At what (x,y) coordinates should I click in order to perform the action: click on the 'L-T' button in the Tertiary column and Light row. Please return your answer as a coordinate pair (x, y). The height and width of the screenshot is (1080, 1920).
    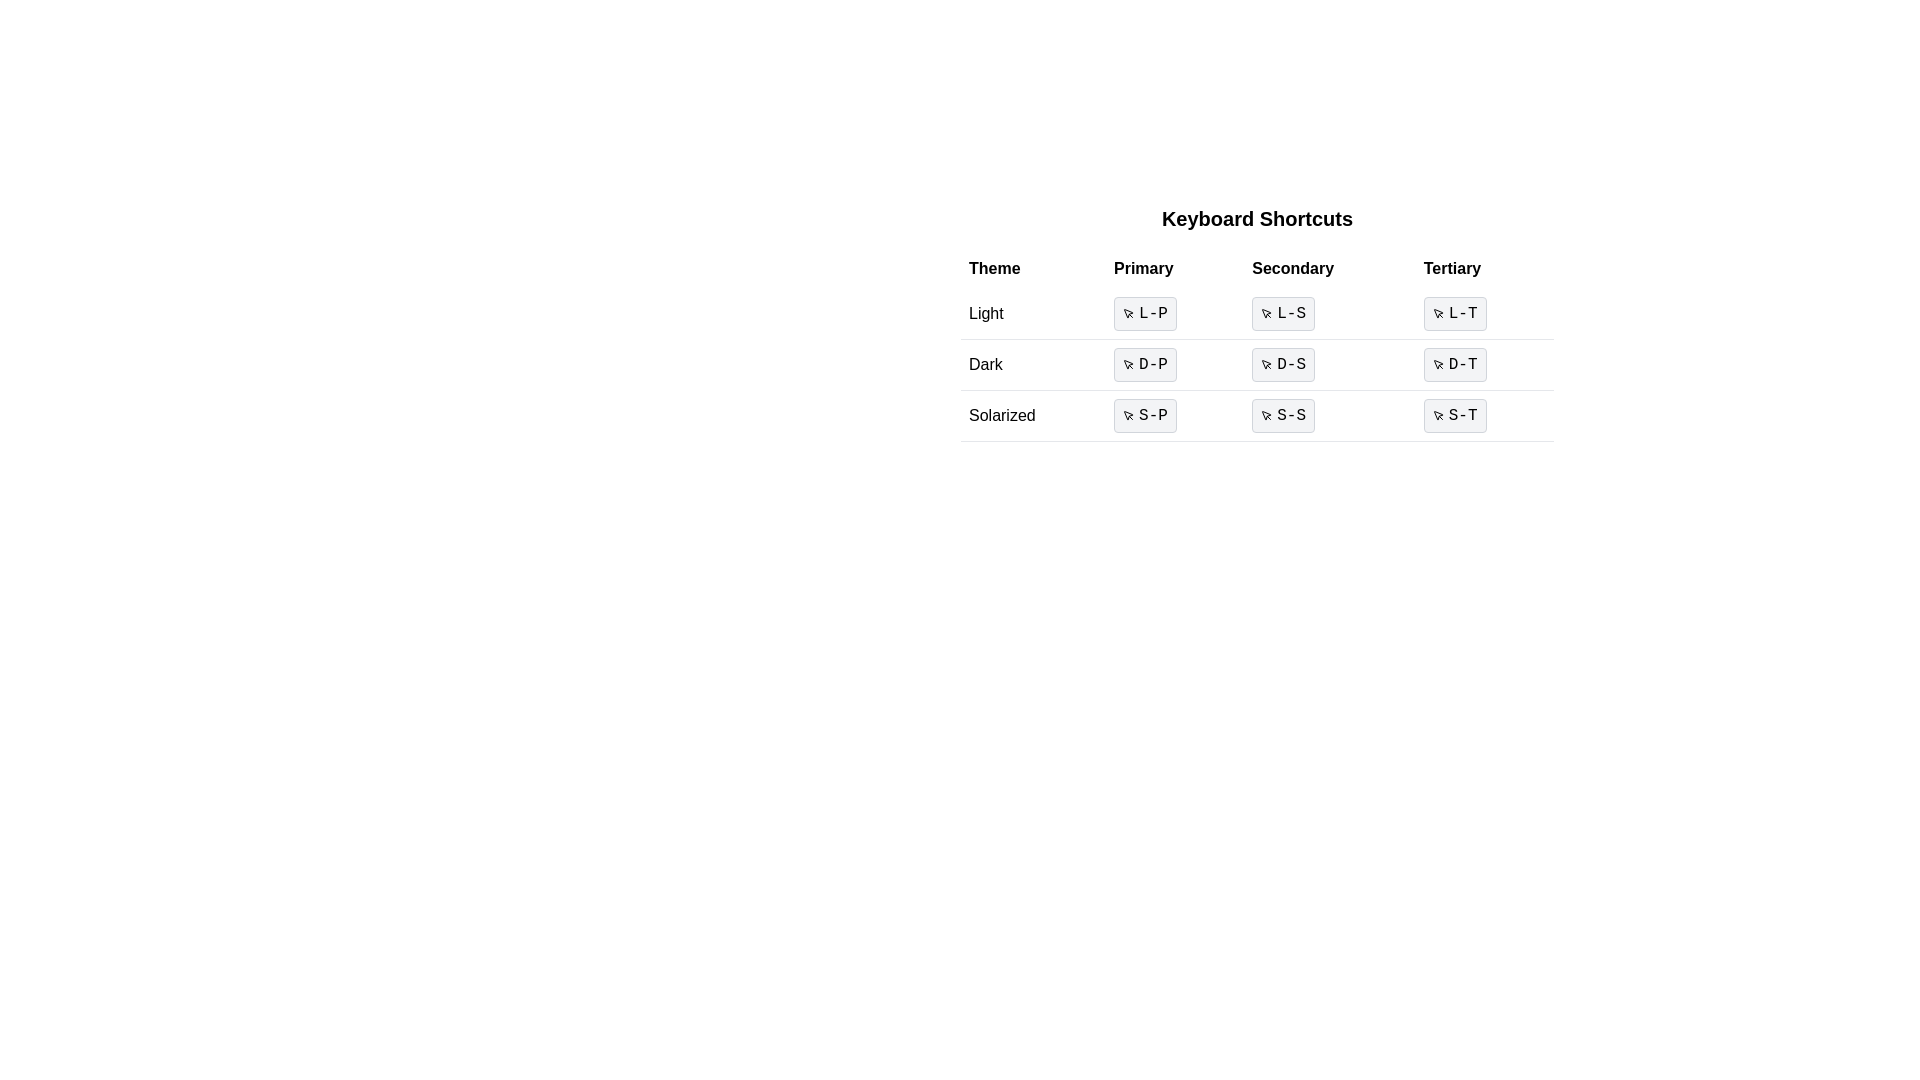
    Looking at the image, I should click on (1455, 313).